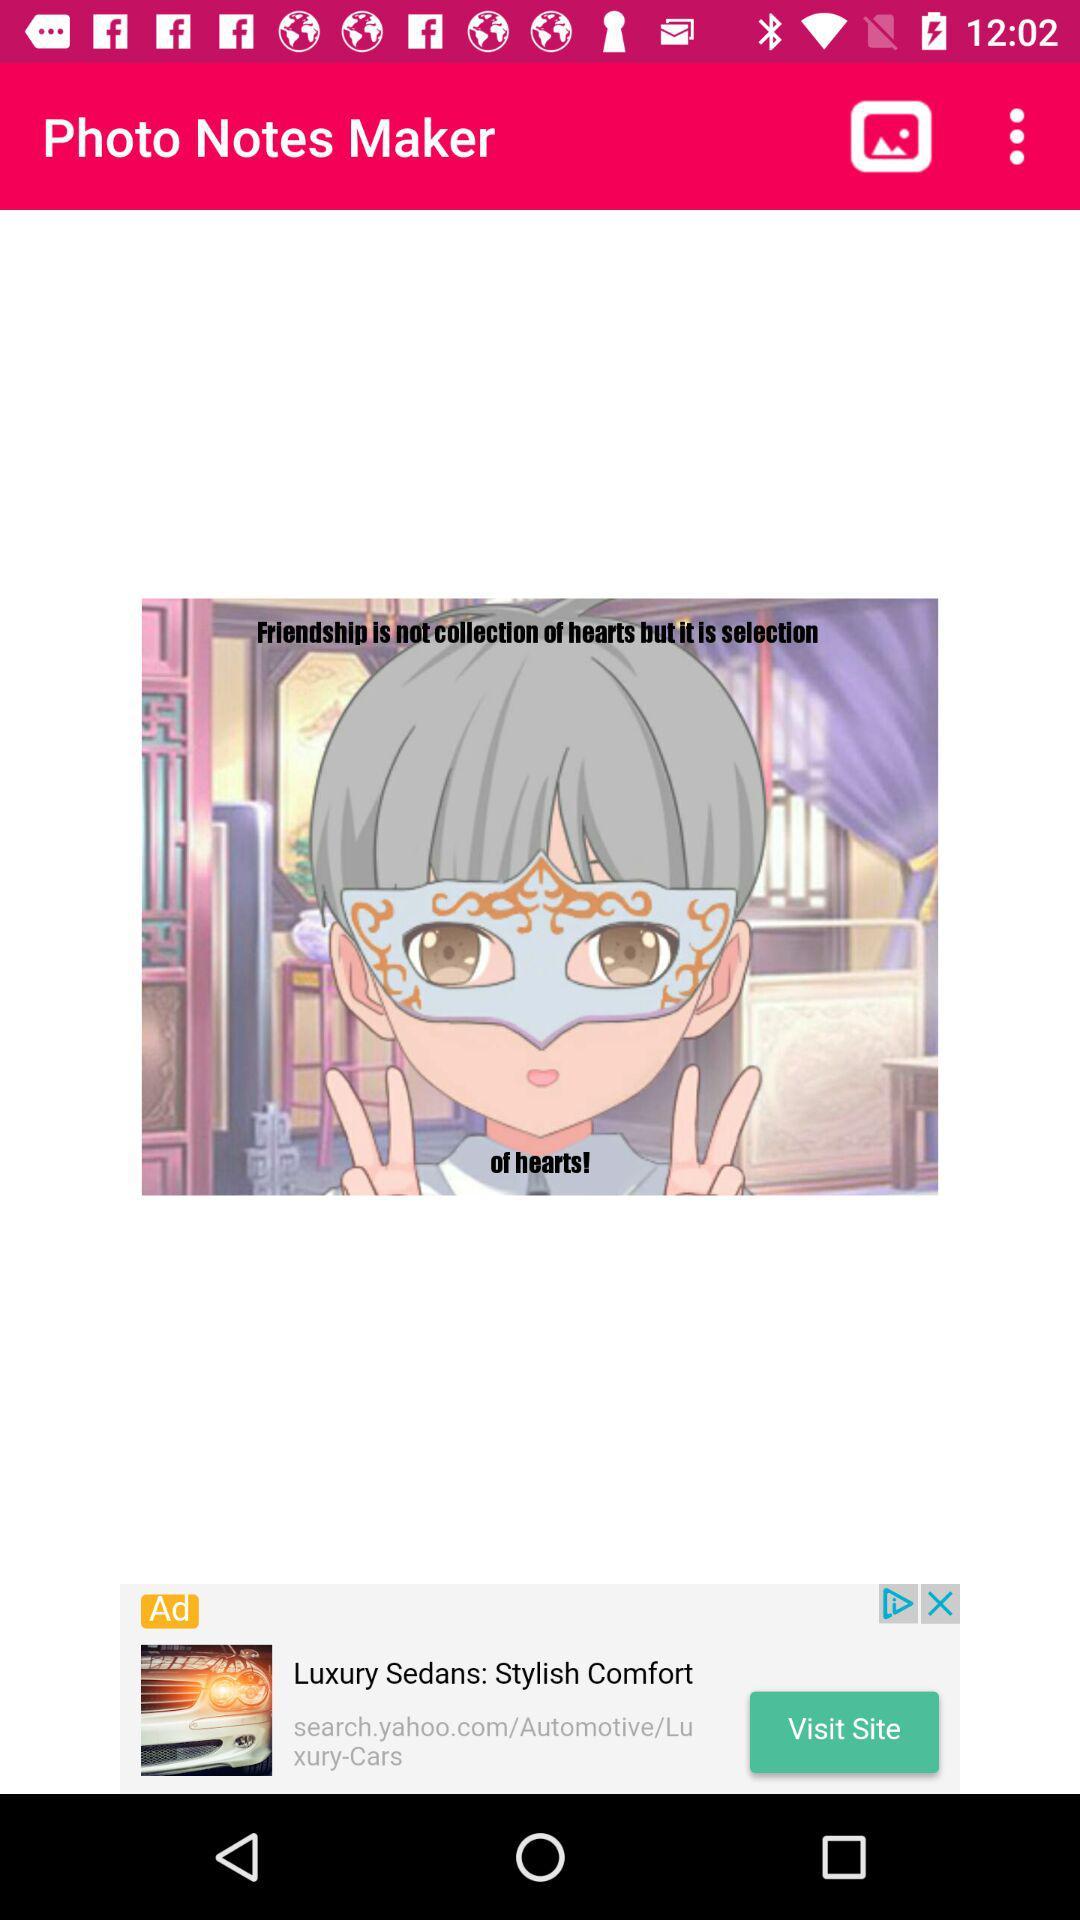 This screenshot has height=1920, width=1080. Describe the element at coordinates (890, 135) in the screenshot. I see `to add more photos to make` at that location.